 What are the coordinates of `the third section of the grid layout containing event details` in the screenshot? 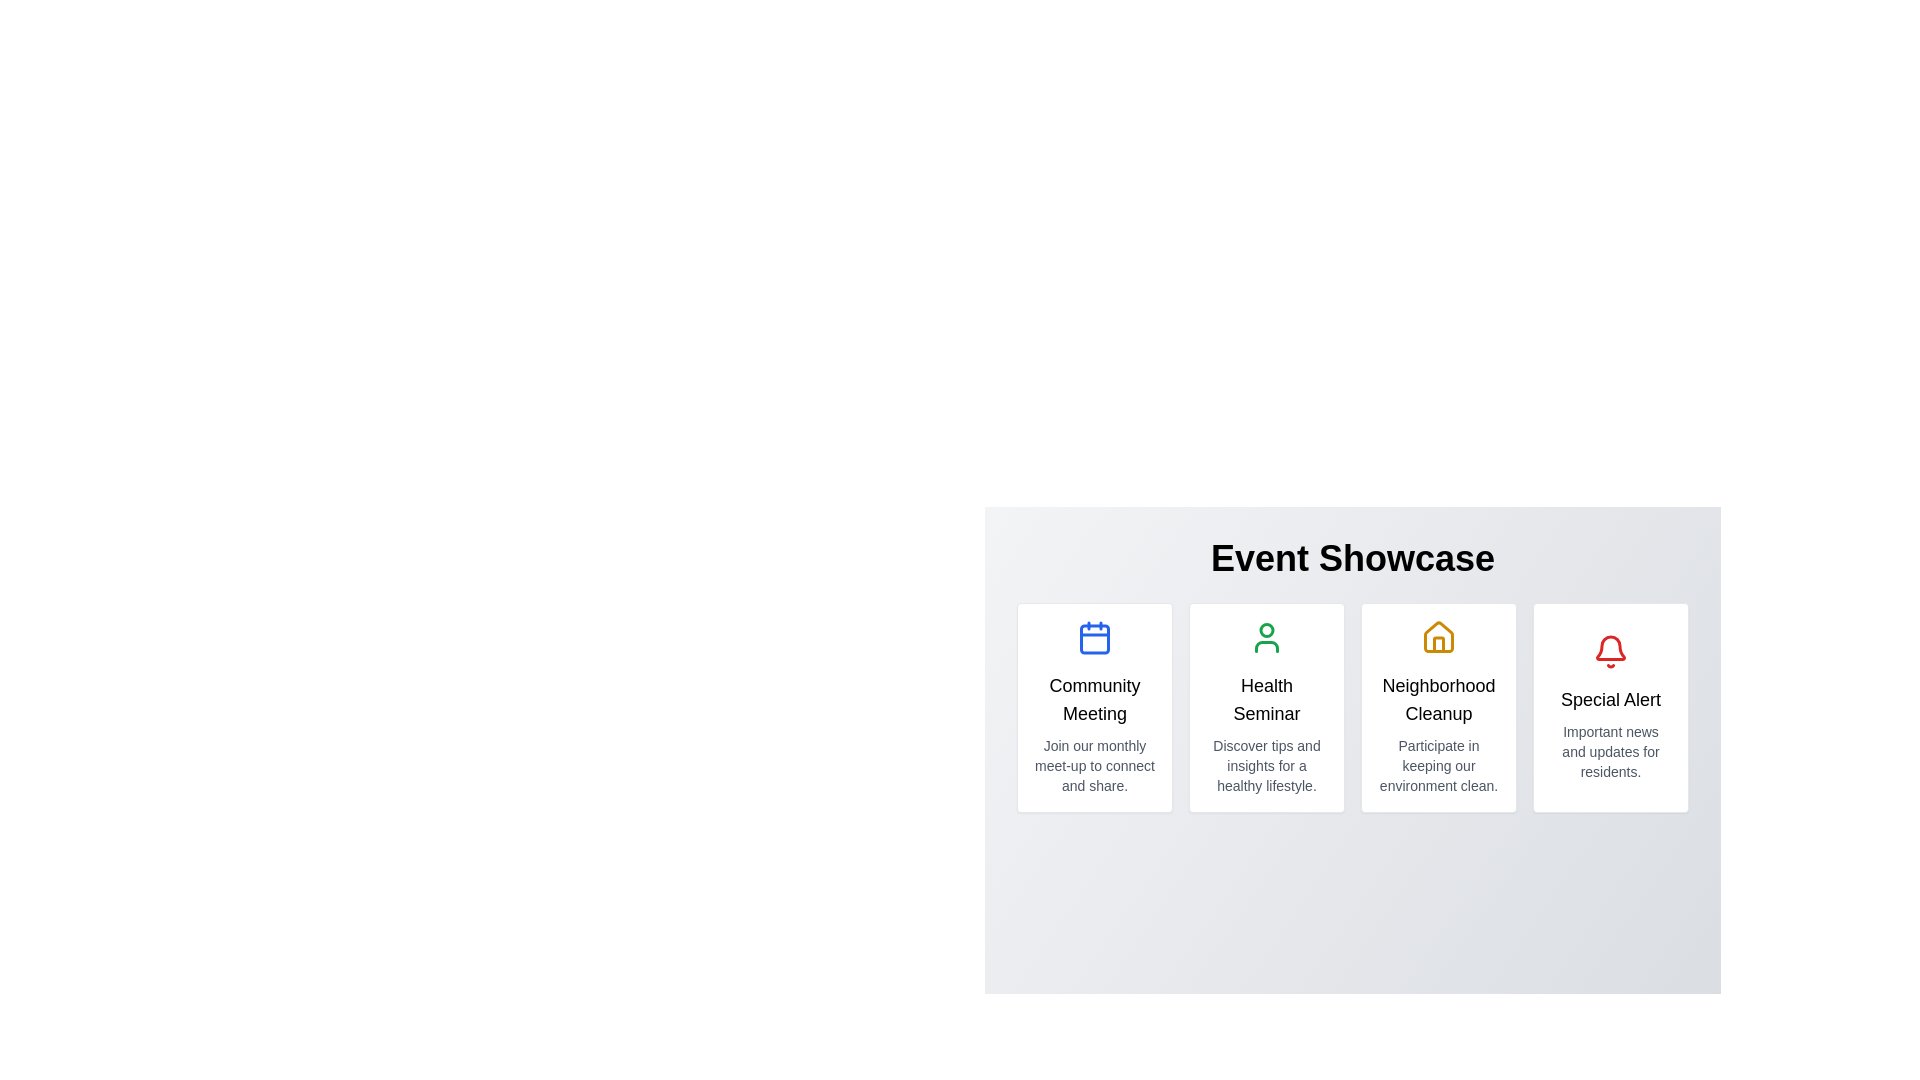 It's located at (1353, 707).